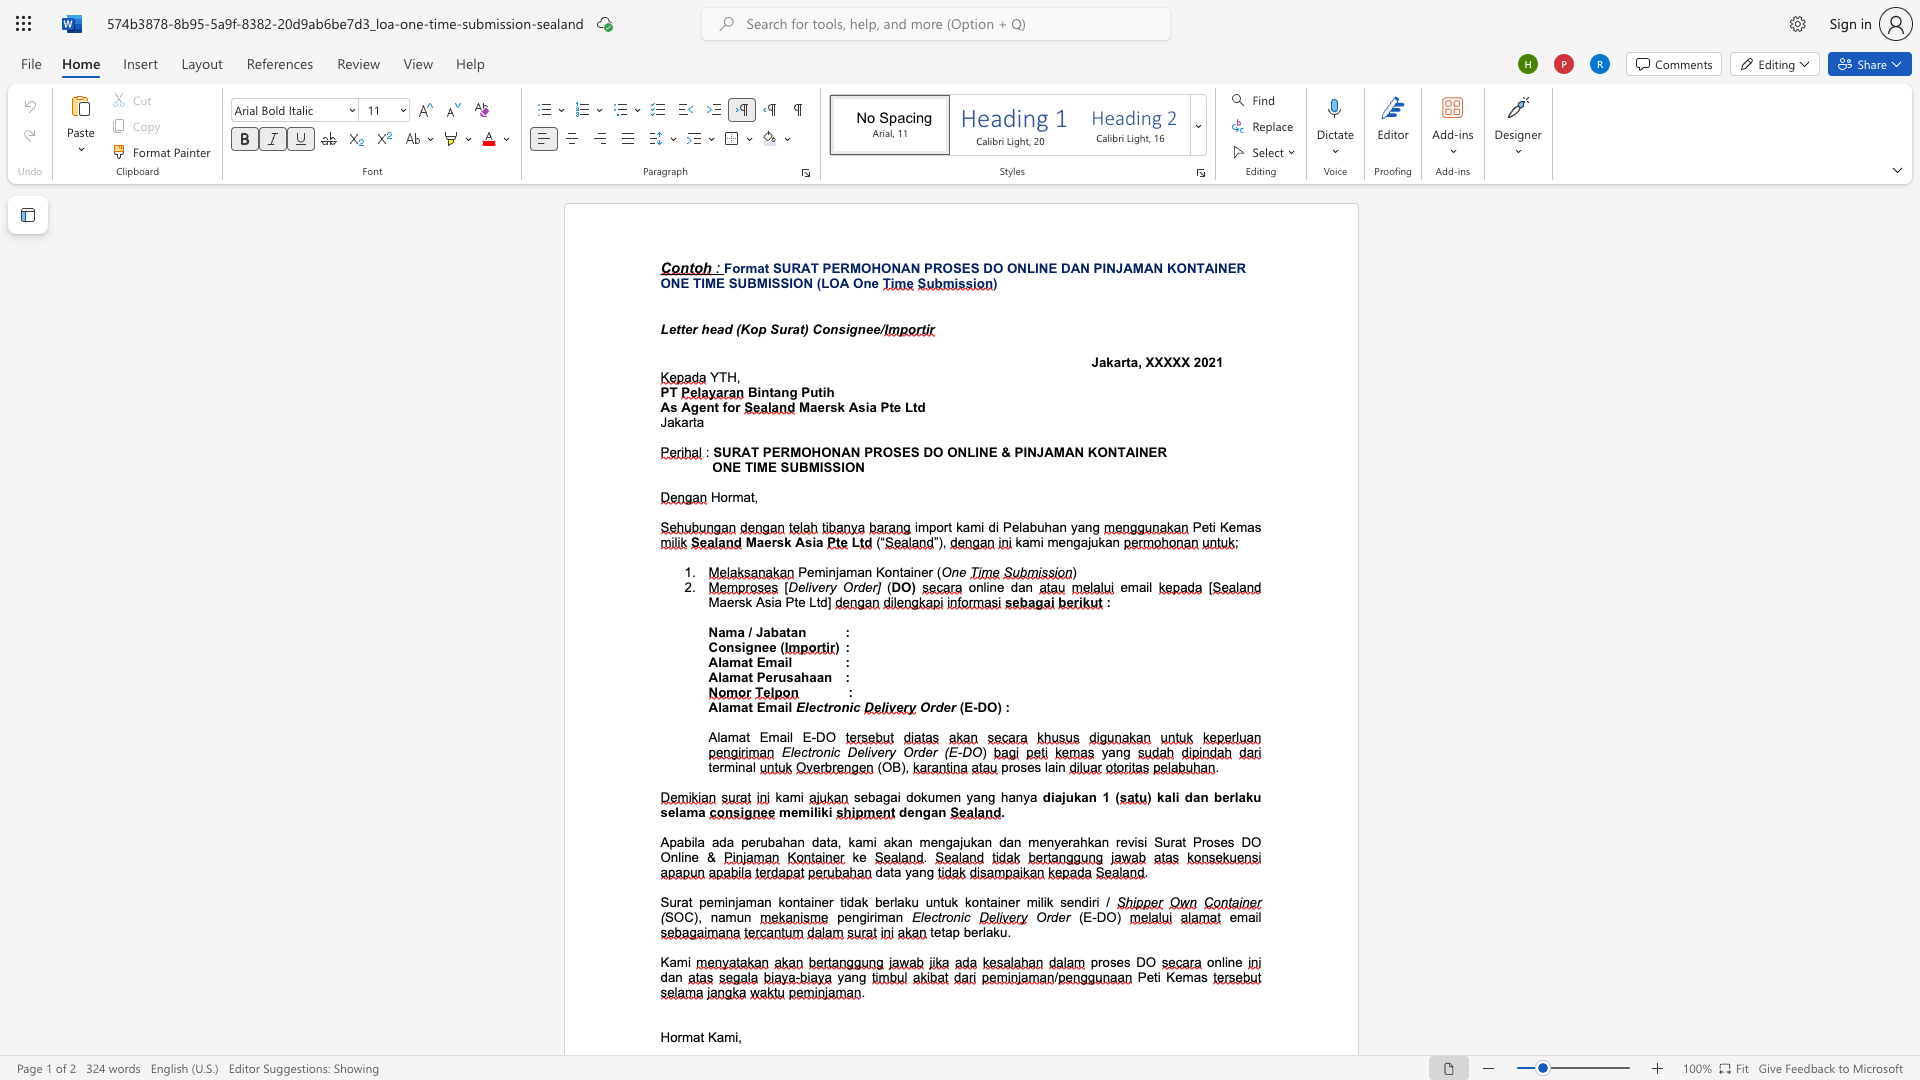 The height and width of the screenshot is (1080, 1920). Describe the element at coordinates (882, 871) in the screenshot. I see `the subset text "ata ya" within the text "data yang"` at that location.